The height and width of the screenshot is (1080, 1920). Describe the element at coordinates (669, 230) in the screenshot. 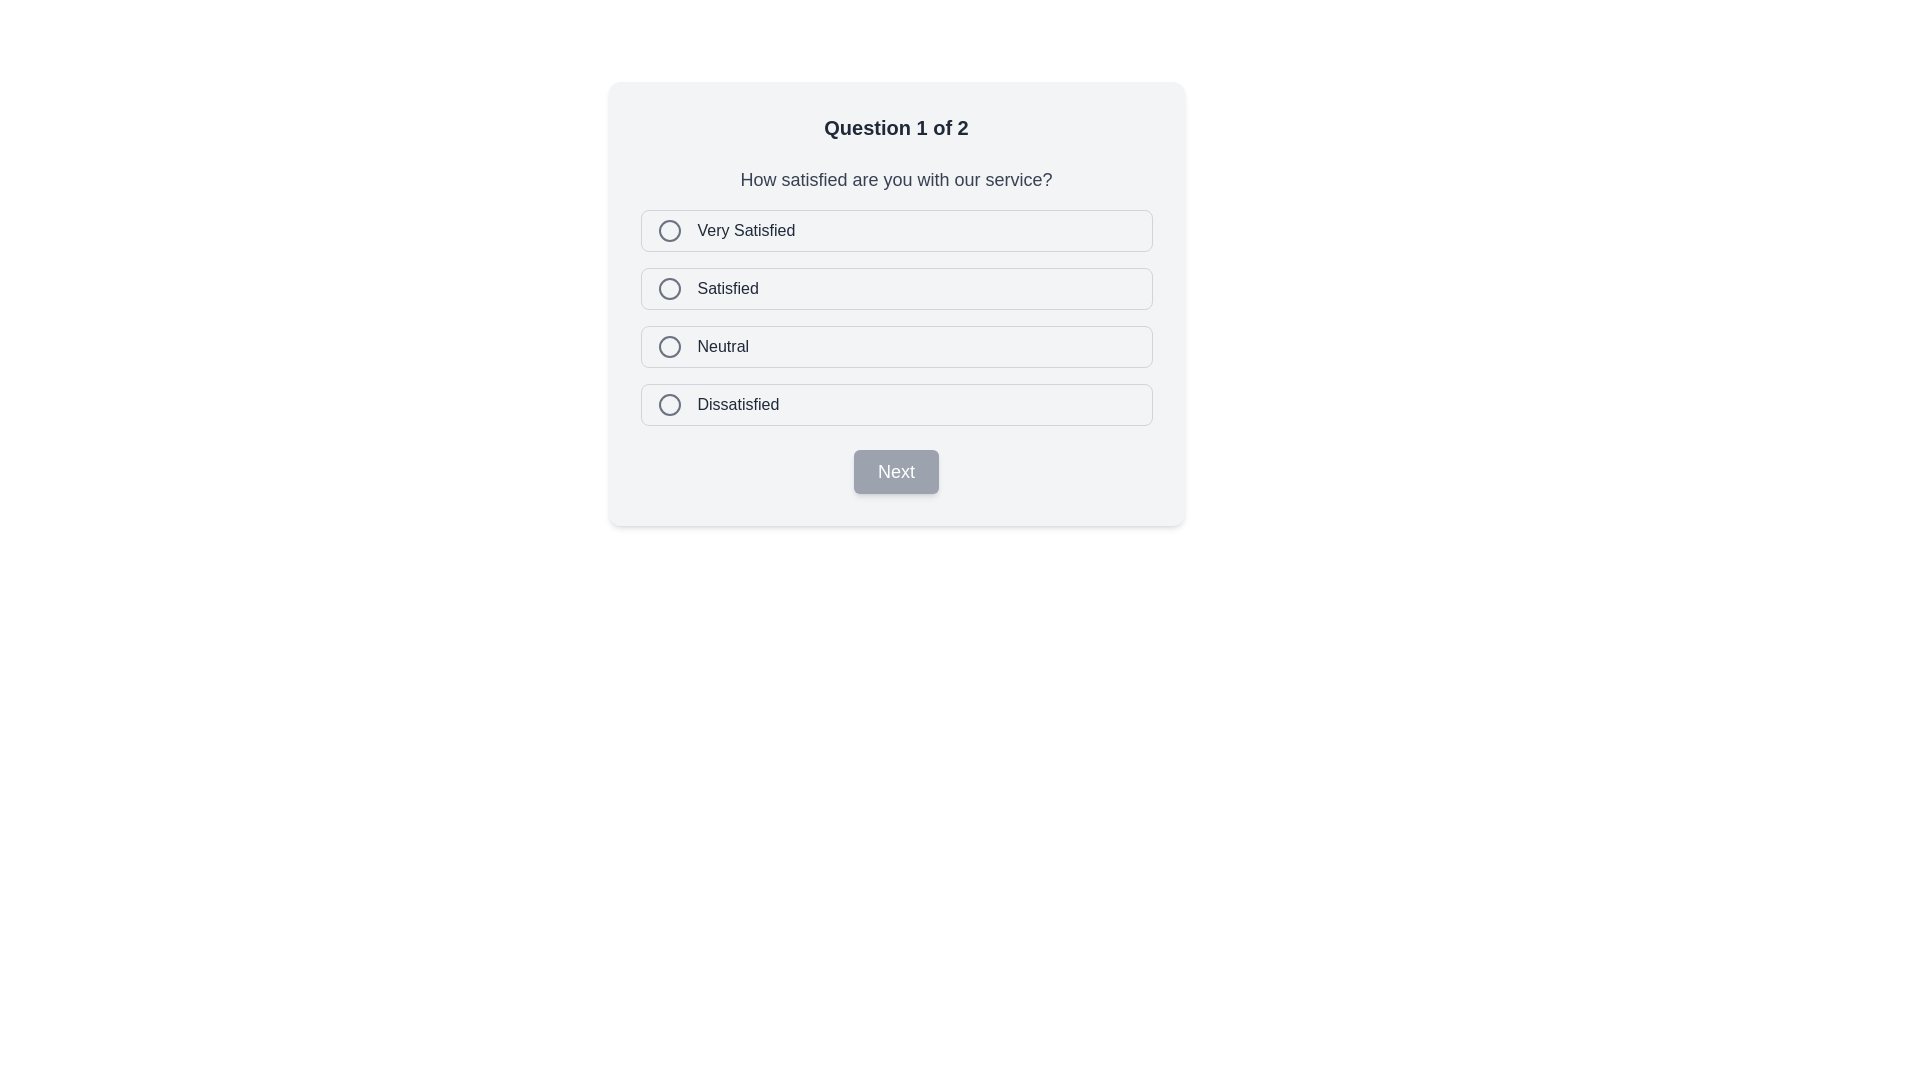

I see `the first radio button labeled 'Very Satisfied'` at that location.